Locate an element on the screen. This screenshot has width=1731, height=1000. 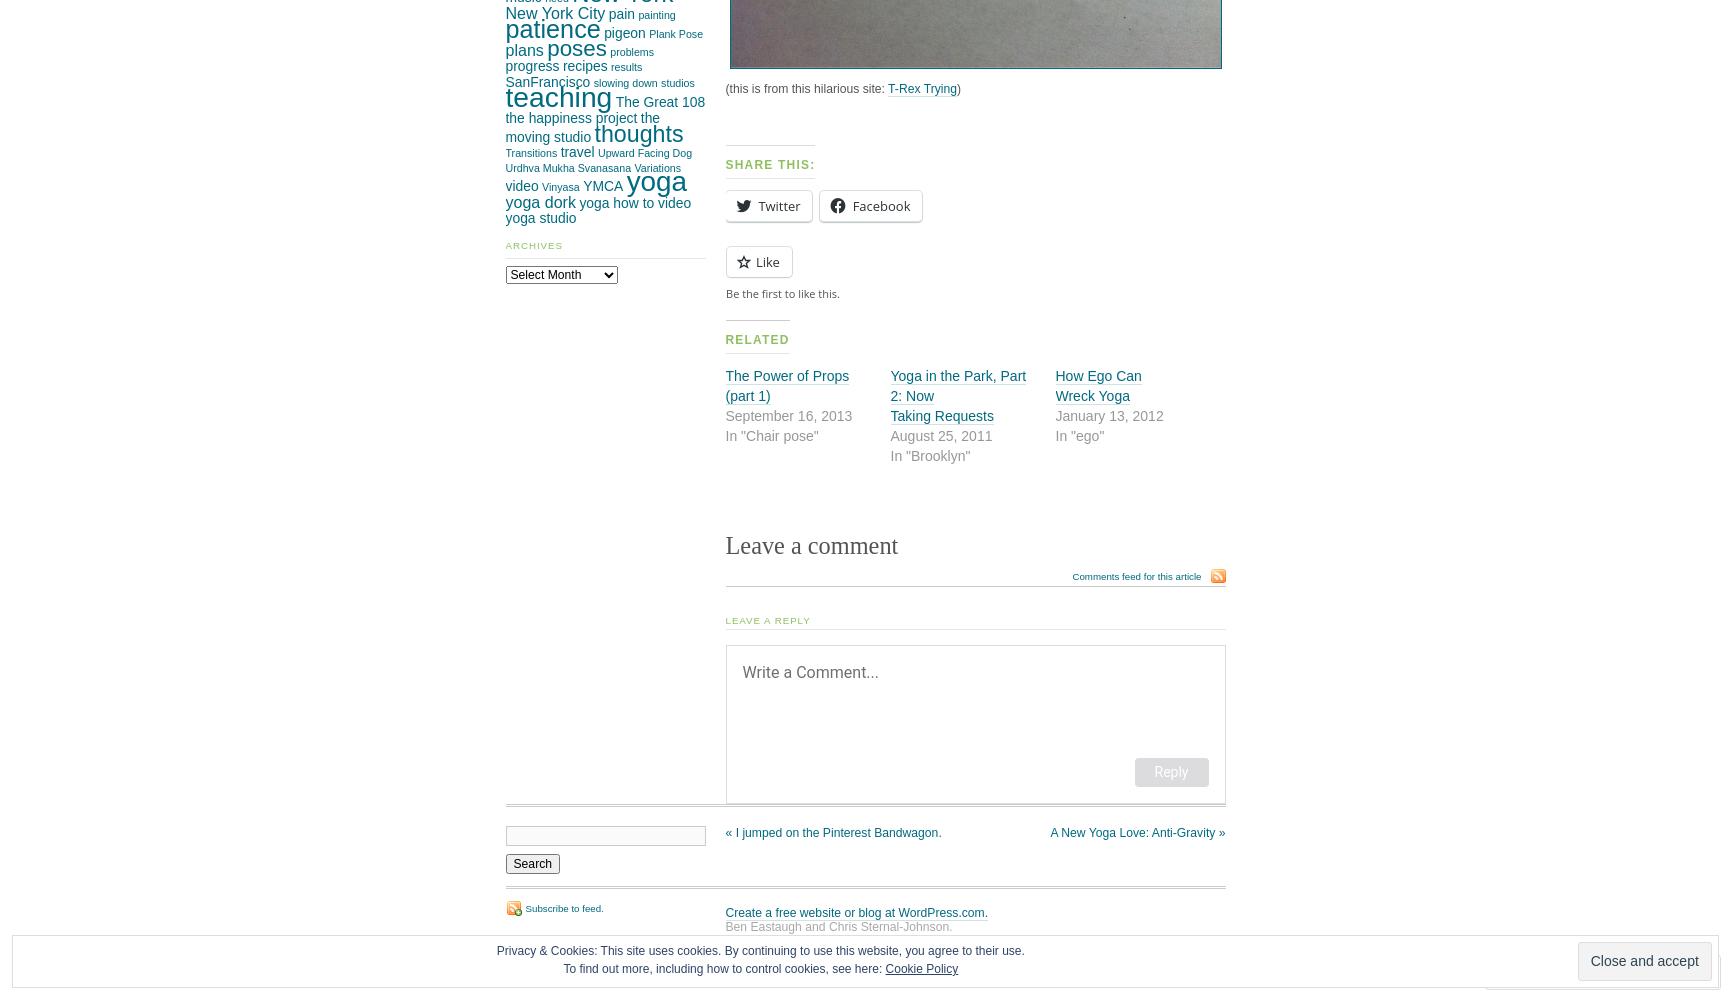
'patience' is located at coordinates (504, 29).